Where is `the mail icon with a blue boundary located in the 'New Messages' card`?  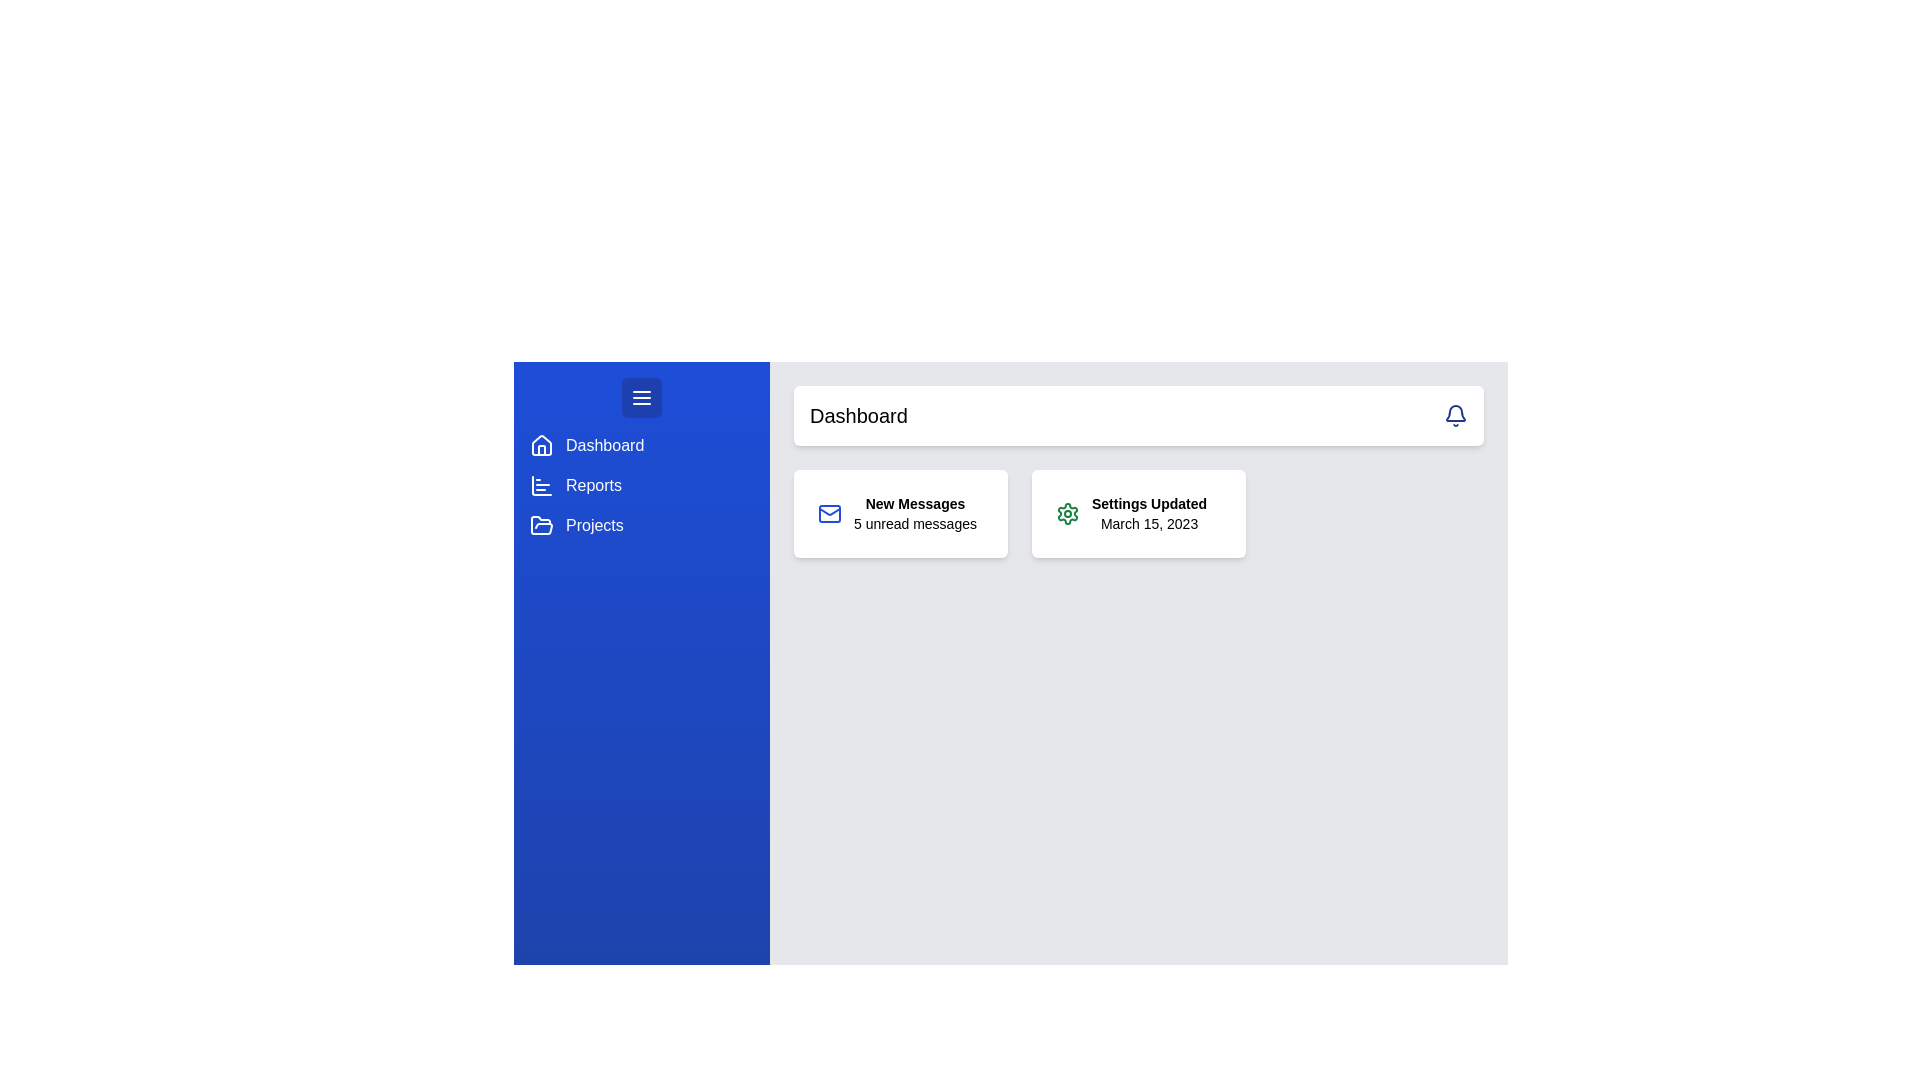
the mail icon with a blue boundary located in the 'New Messages' card is located at coordinates (830, 512).